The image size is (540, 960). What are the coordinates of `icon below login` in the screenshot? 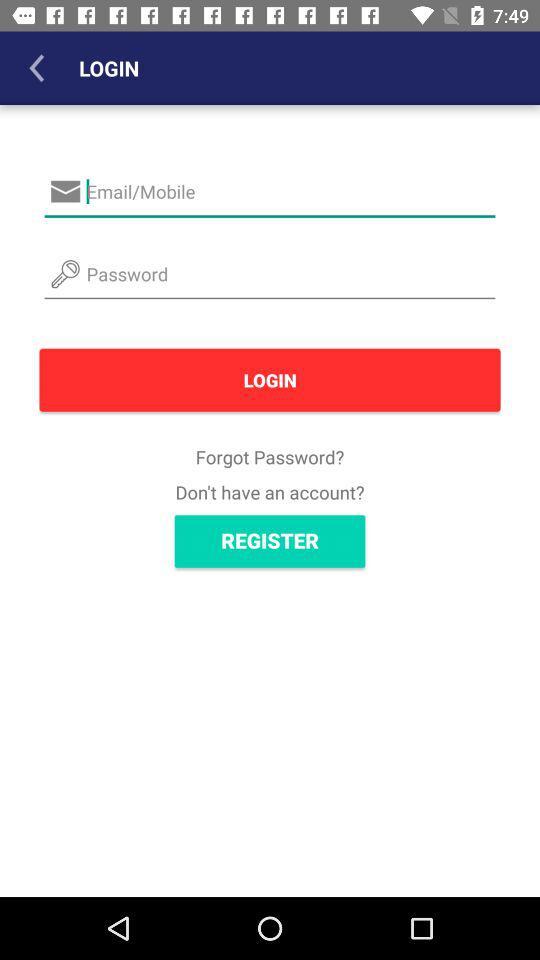 It's located at (270, 457).